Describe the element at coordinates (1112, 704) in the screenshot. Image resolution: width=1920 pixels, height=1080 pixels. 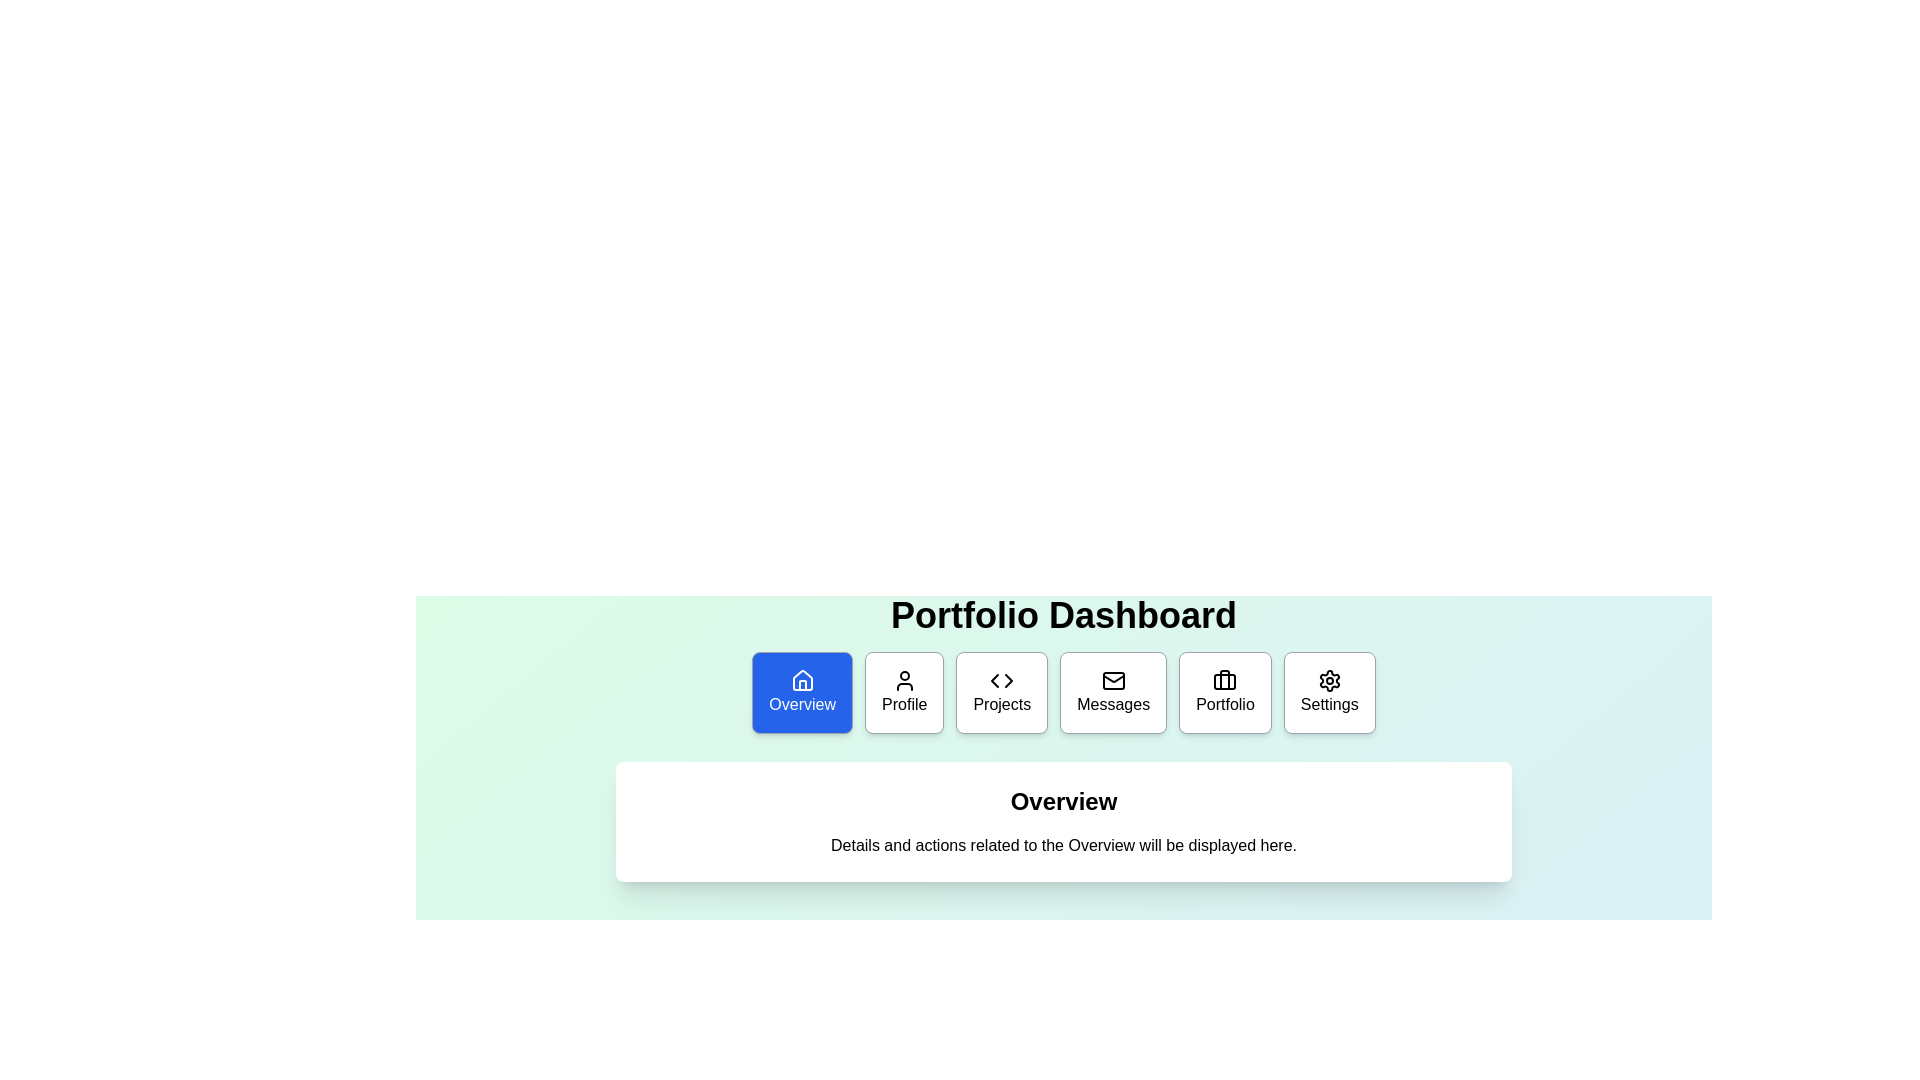
I see `text of the 'Messages' label located at the center of the Messages dashboard tile, which is beneath the envelope icon` at that location.